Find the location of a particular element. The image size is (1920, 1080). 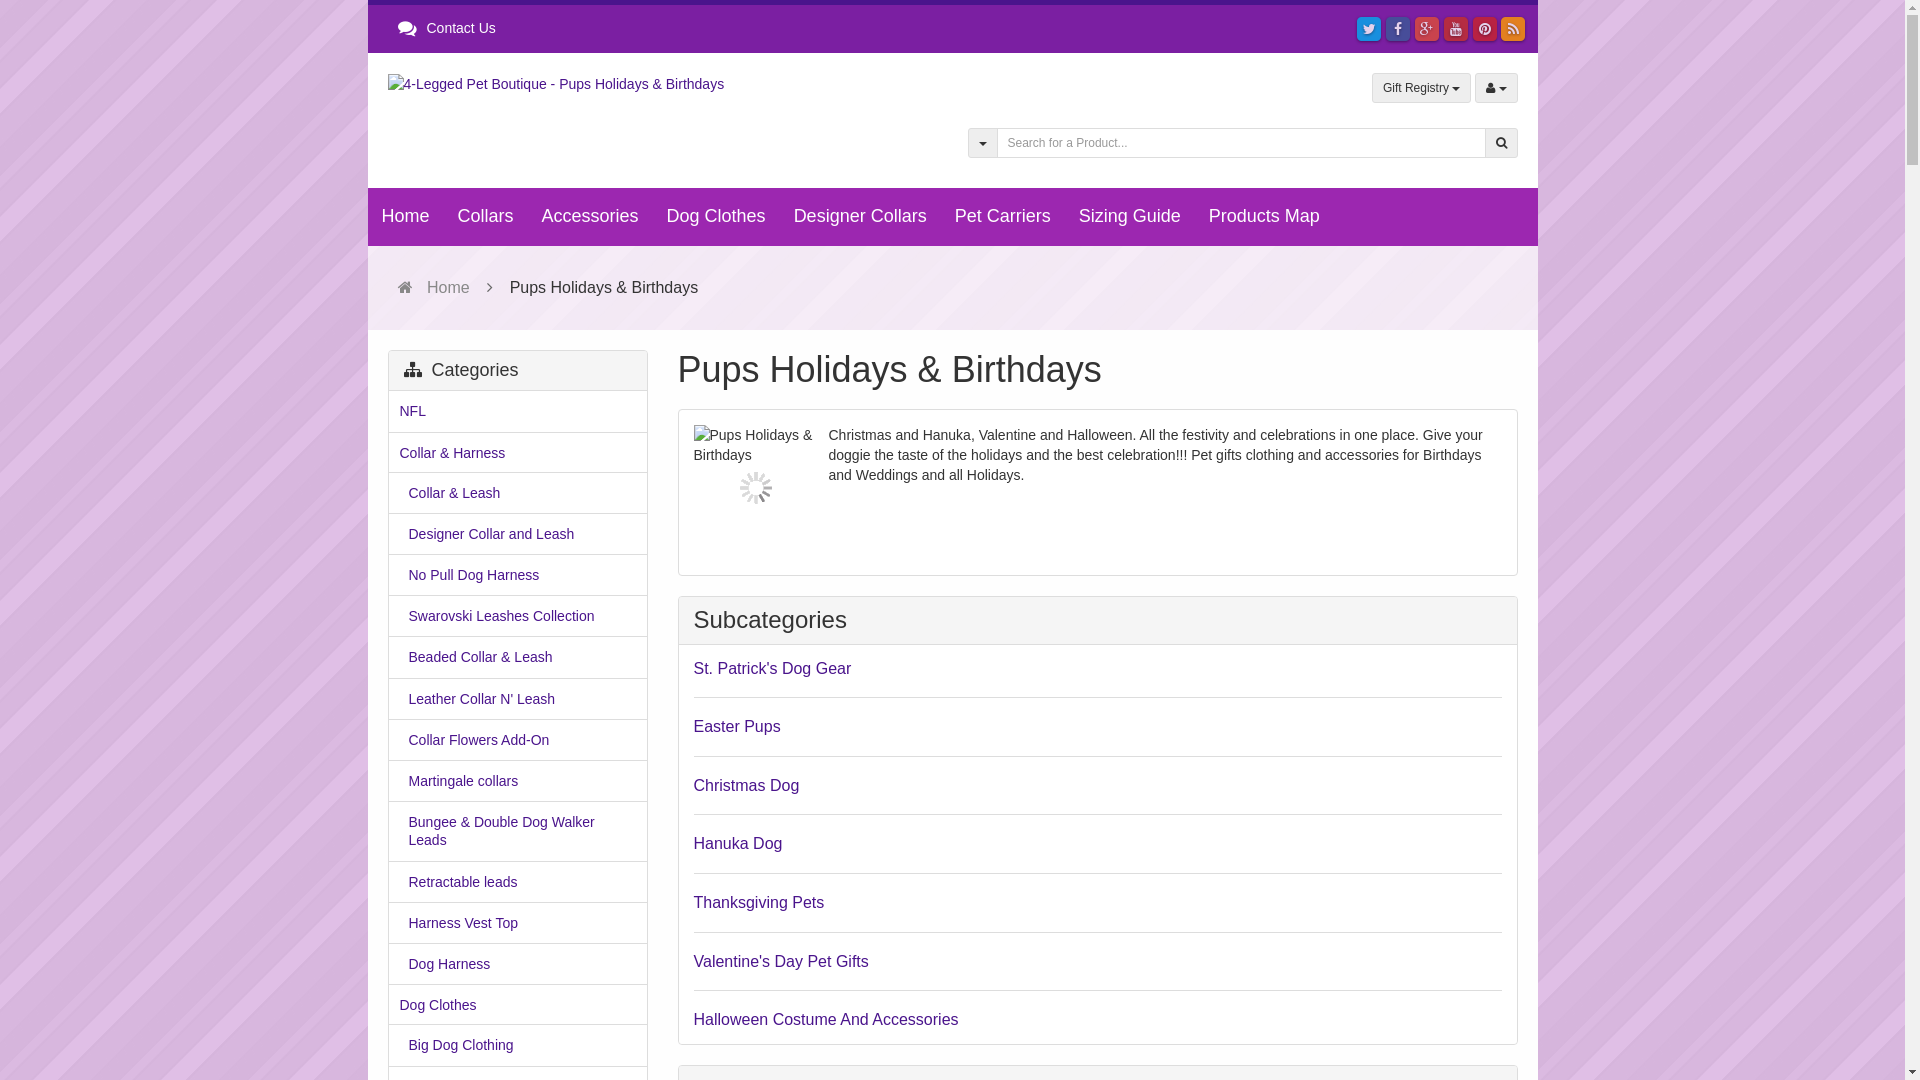

'No Pull Dog Harness' is located at coordinates (517, 574).